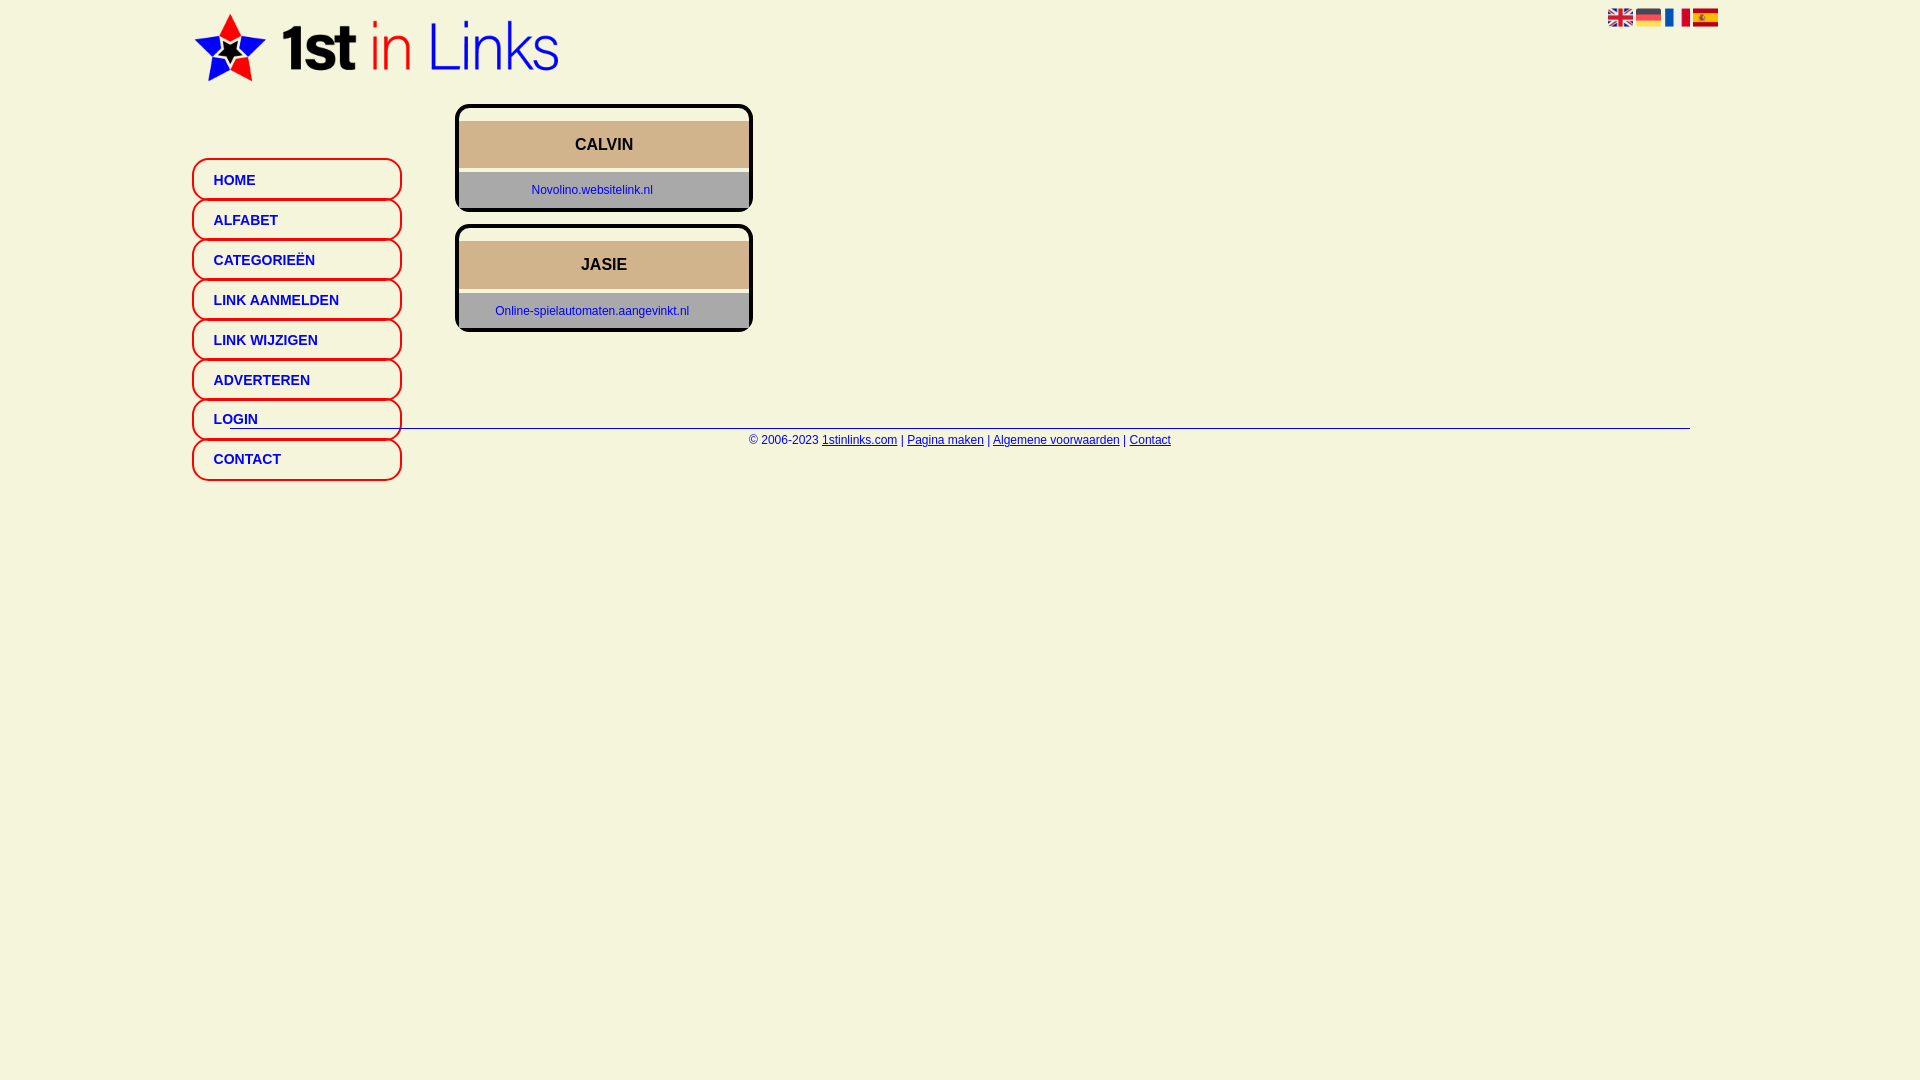 The height and width of the screenshot is (1080, 1920). I want to click on 'CONTACT', so click(296, 459).